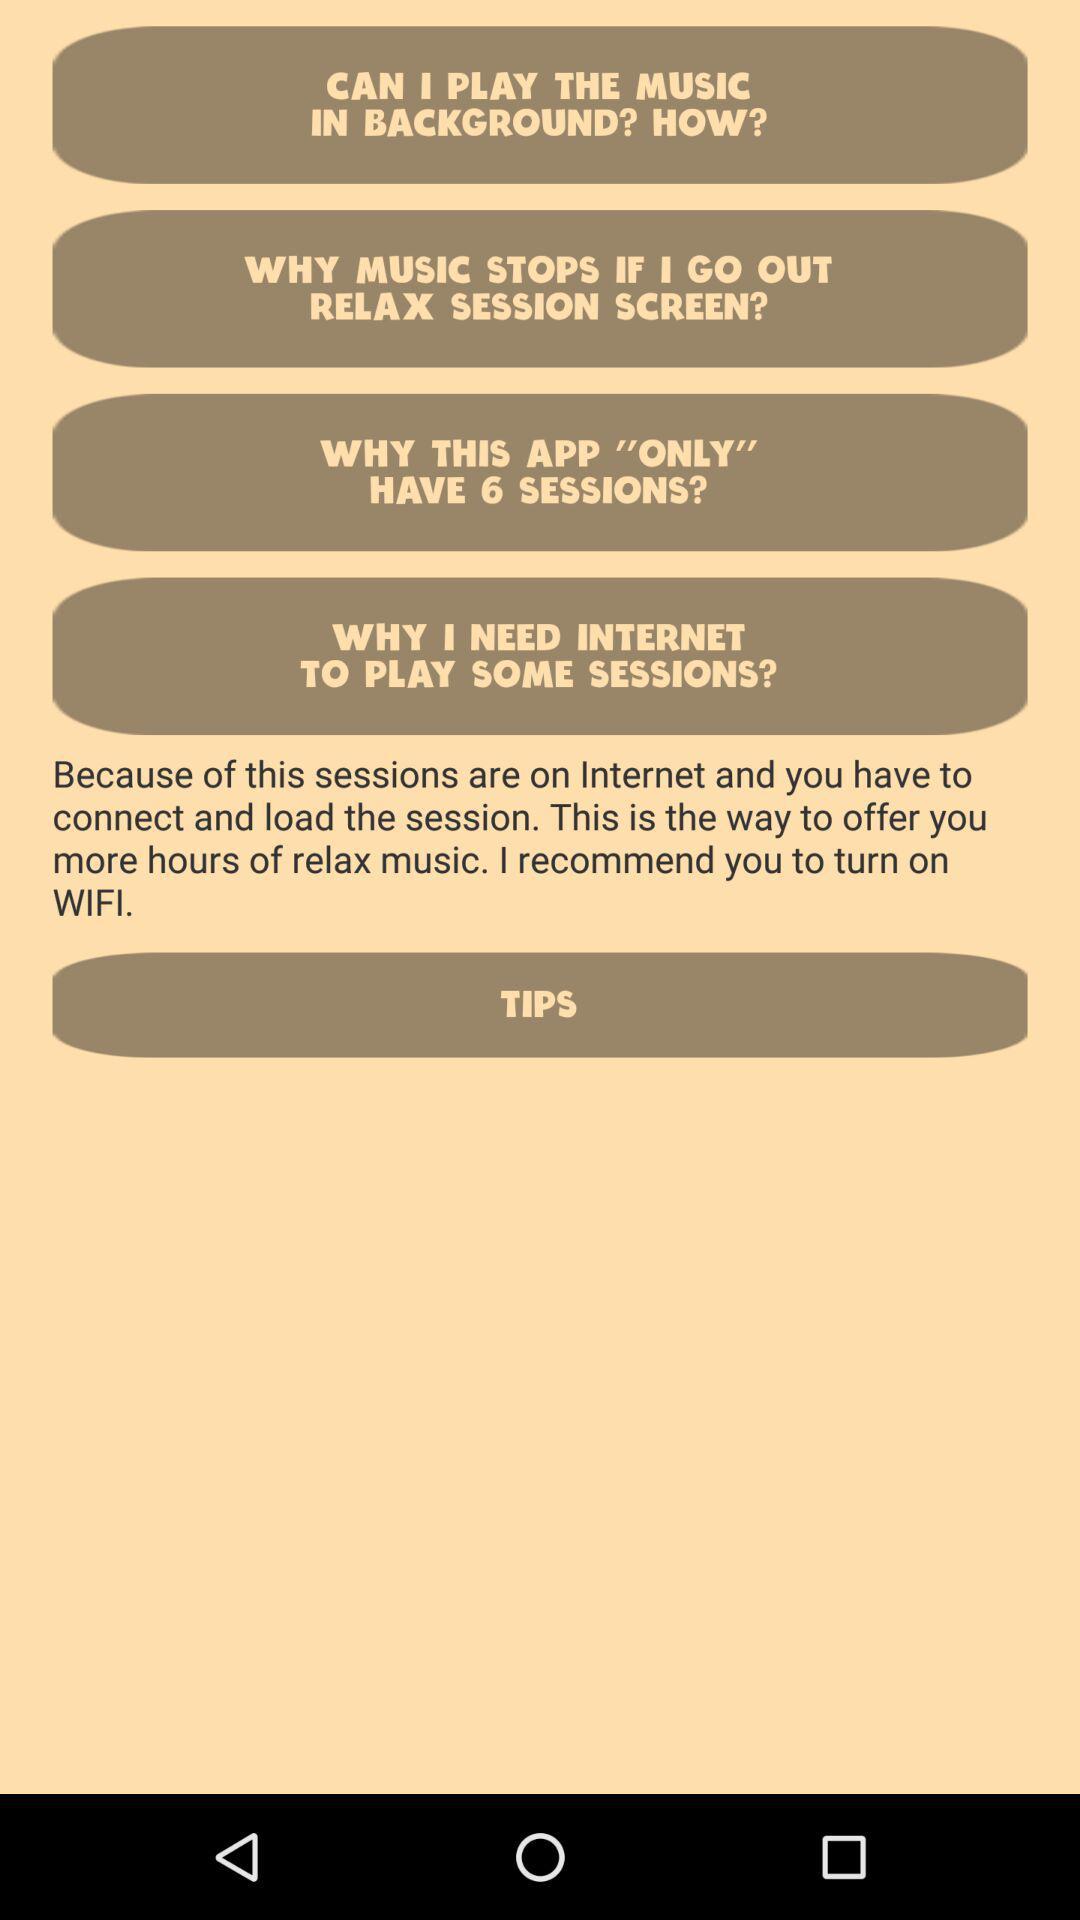  Describe the element at coordinates (540, 1004) in the screenshot. I see `the tips` at that location.